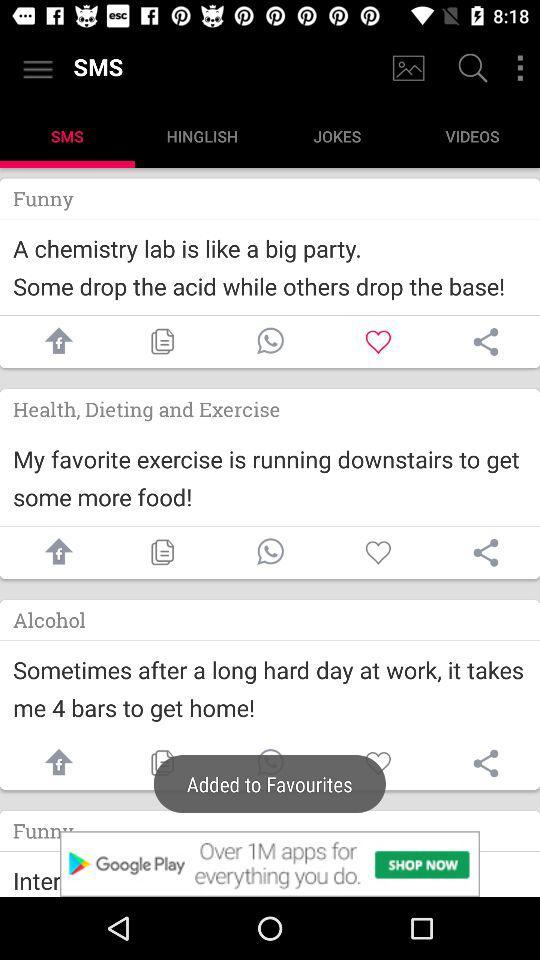 This screenshot has width=540, height=960. What do you see at coordinates (161, 762) in the screenshot?
I see `copy` at bounding box center [161, 762].